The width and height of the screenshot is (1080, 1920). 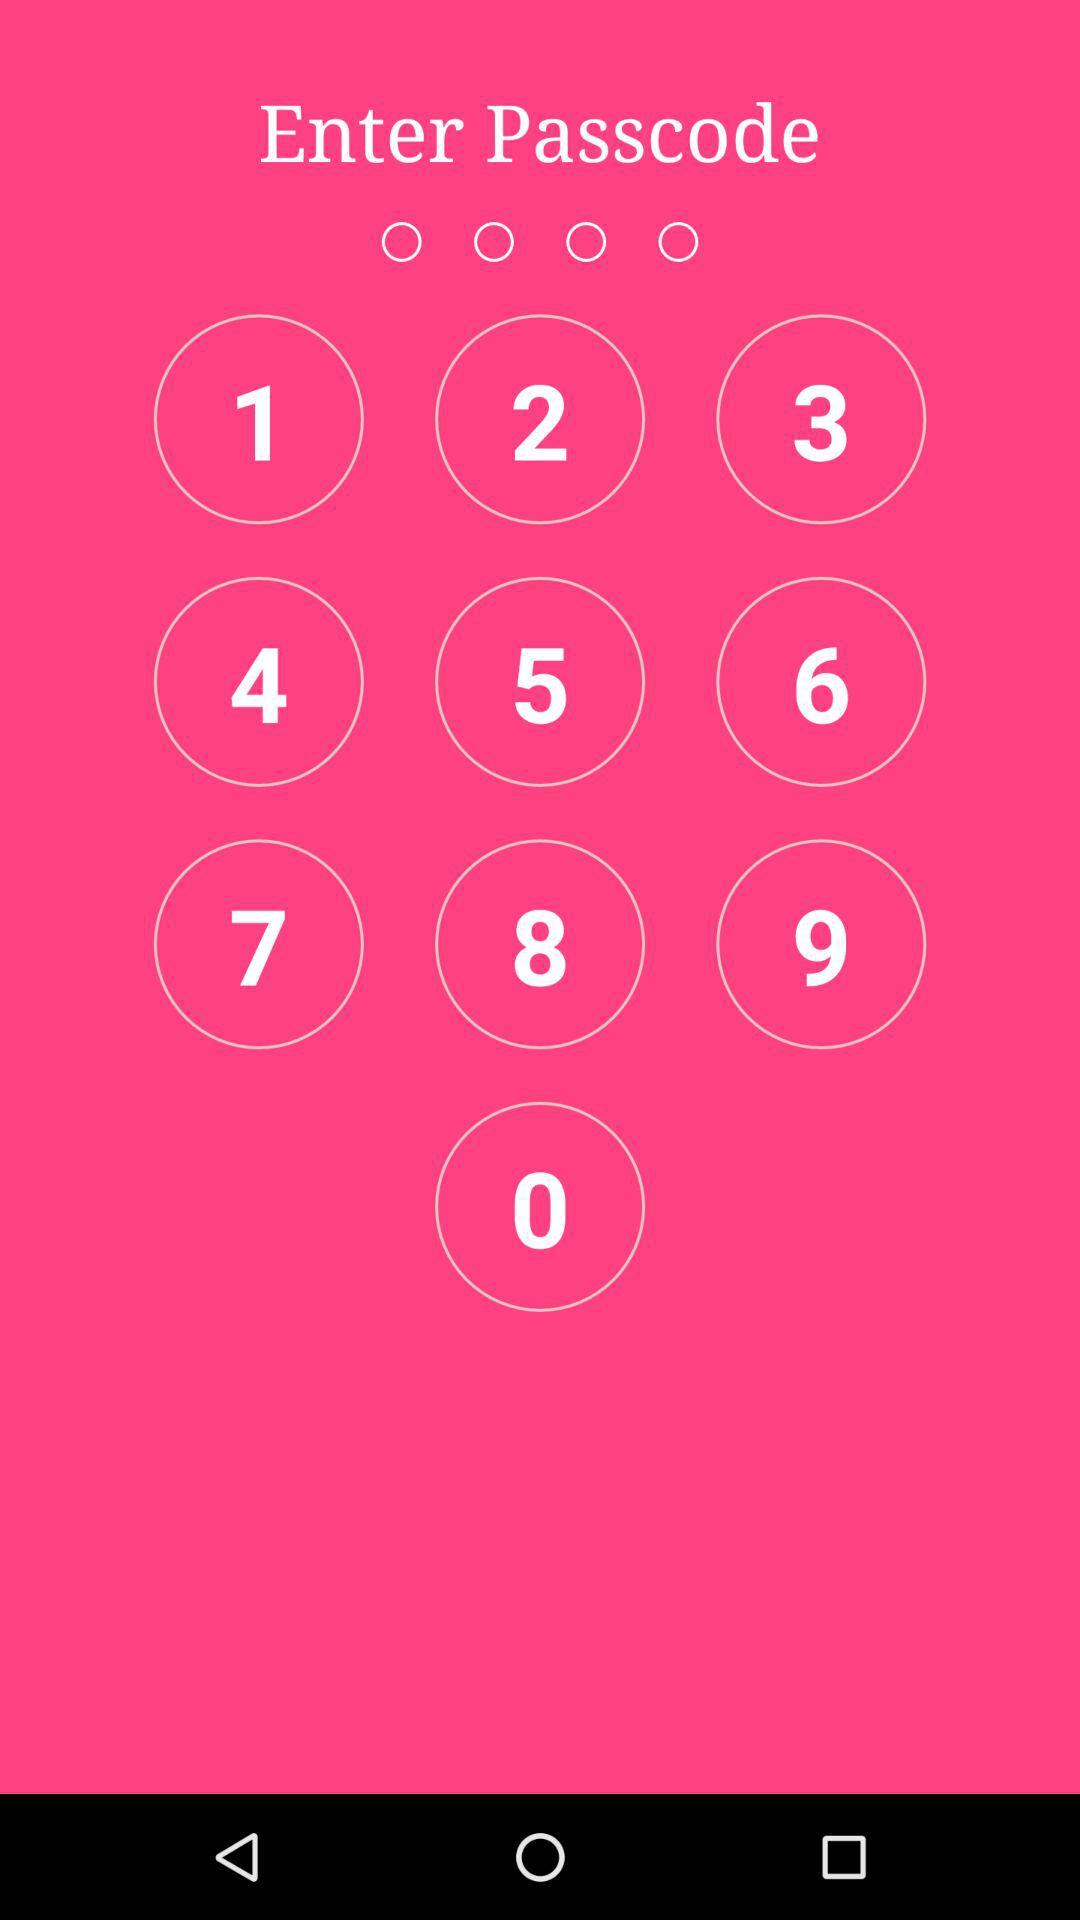 What do you see at coordinates (257, 943) in the screenshot?
I see `the icon next to the 8` at bounding box center [257, 943].